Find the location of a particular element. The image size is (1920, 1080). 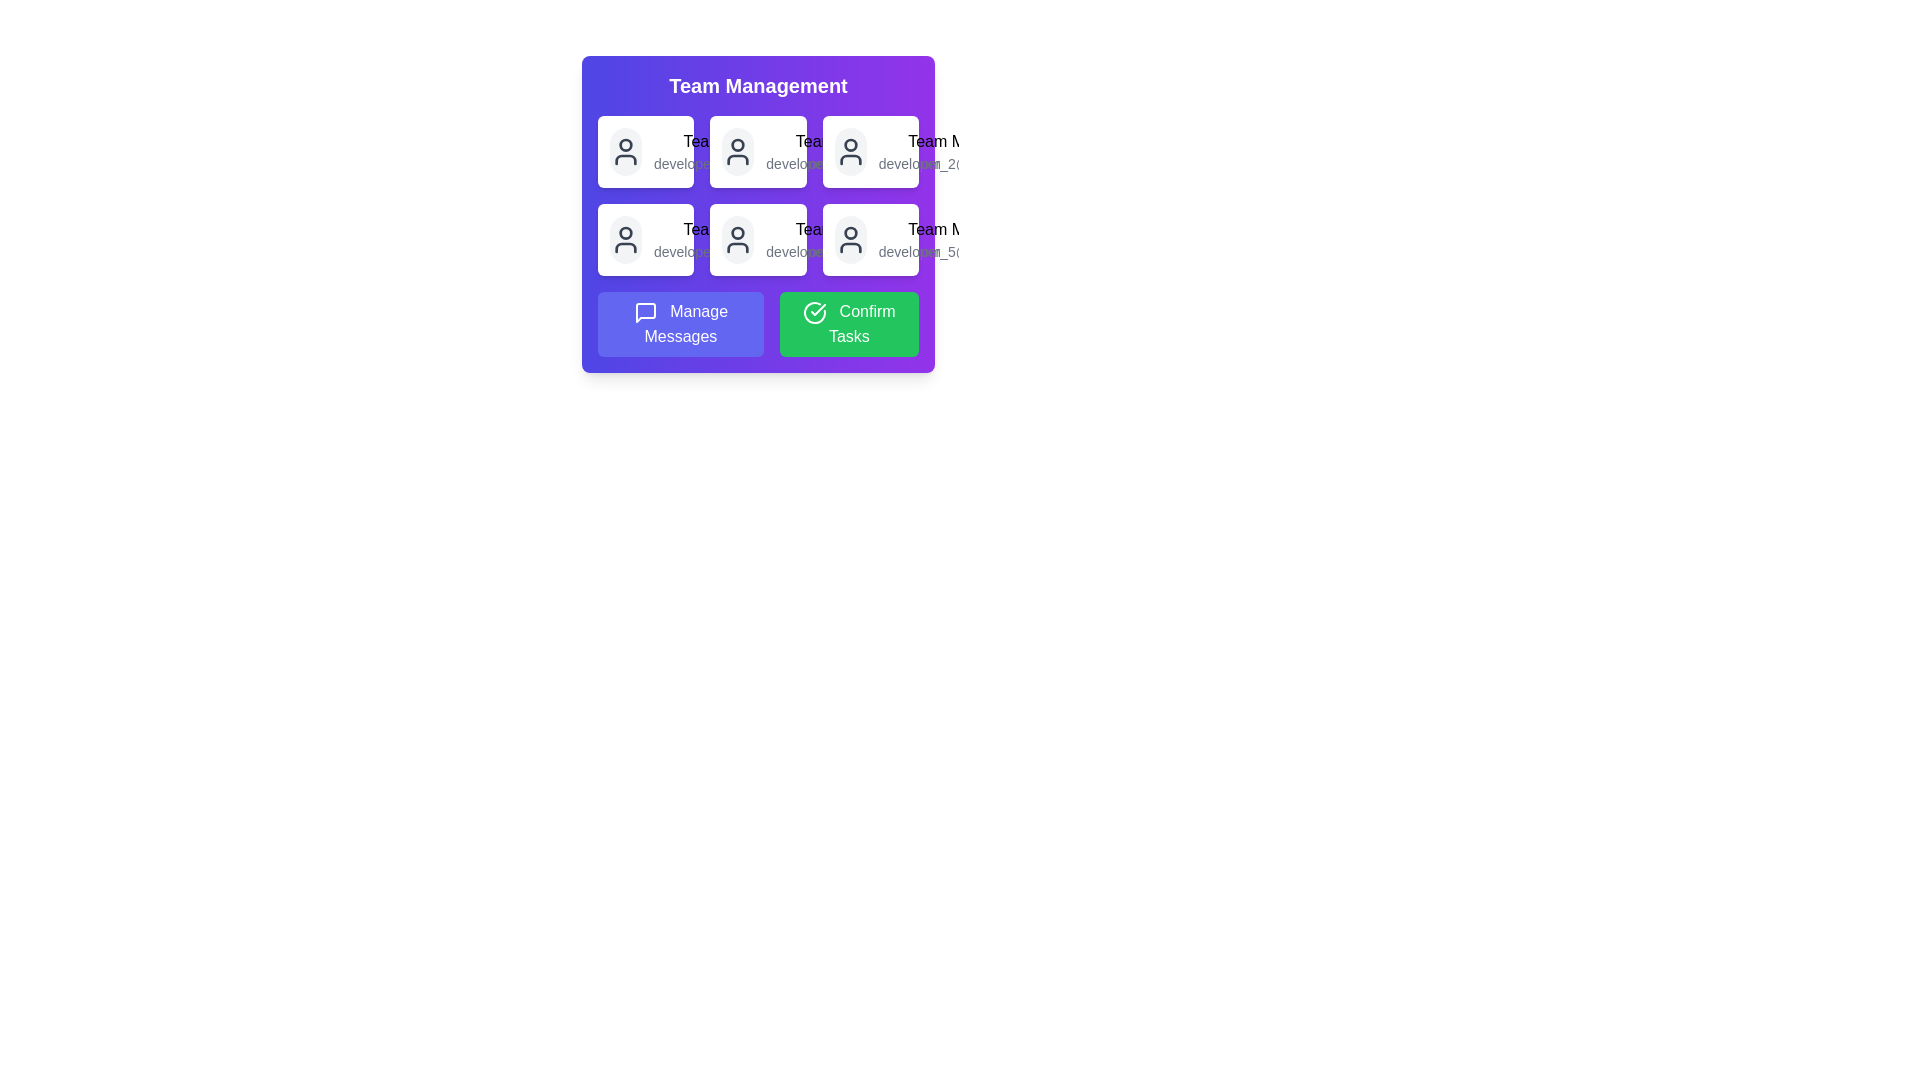

the User Avatar representing 'Team Member 1' with the email 'developer_0@example.com' by moving the cursor to it is located at coordinates (624, 150).